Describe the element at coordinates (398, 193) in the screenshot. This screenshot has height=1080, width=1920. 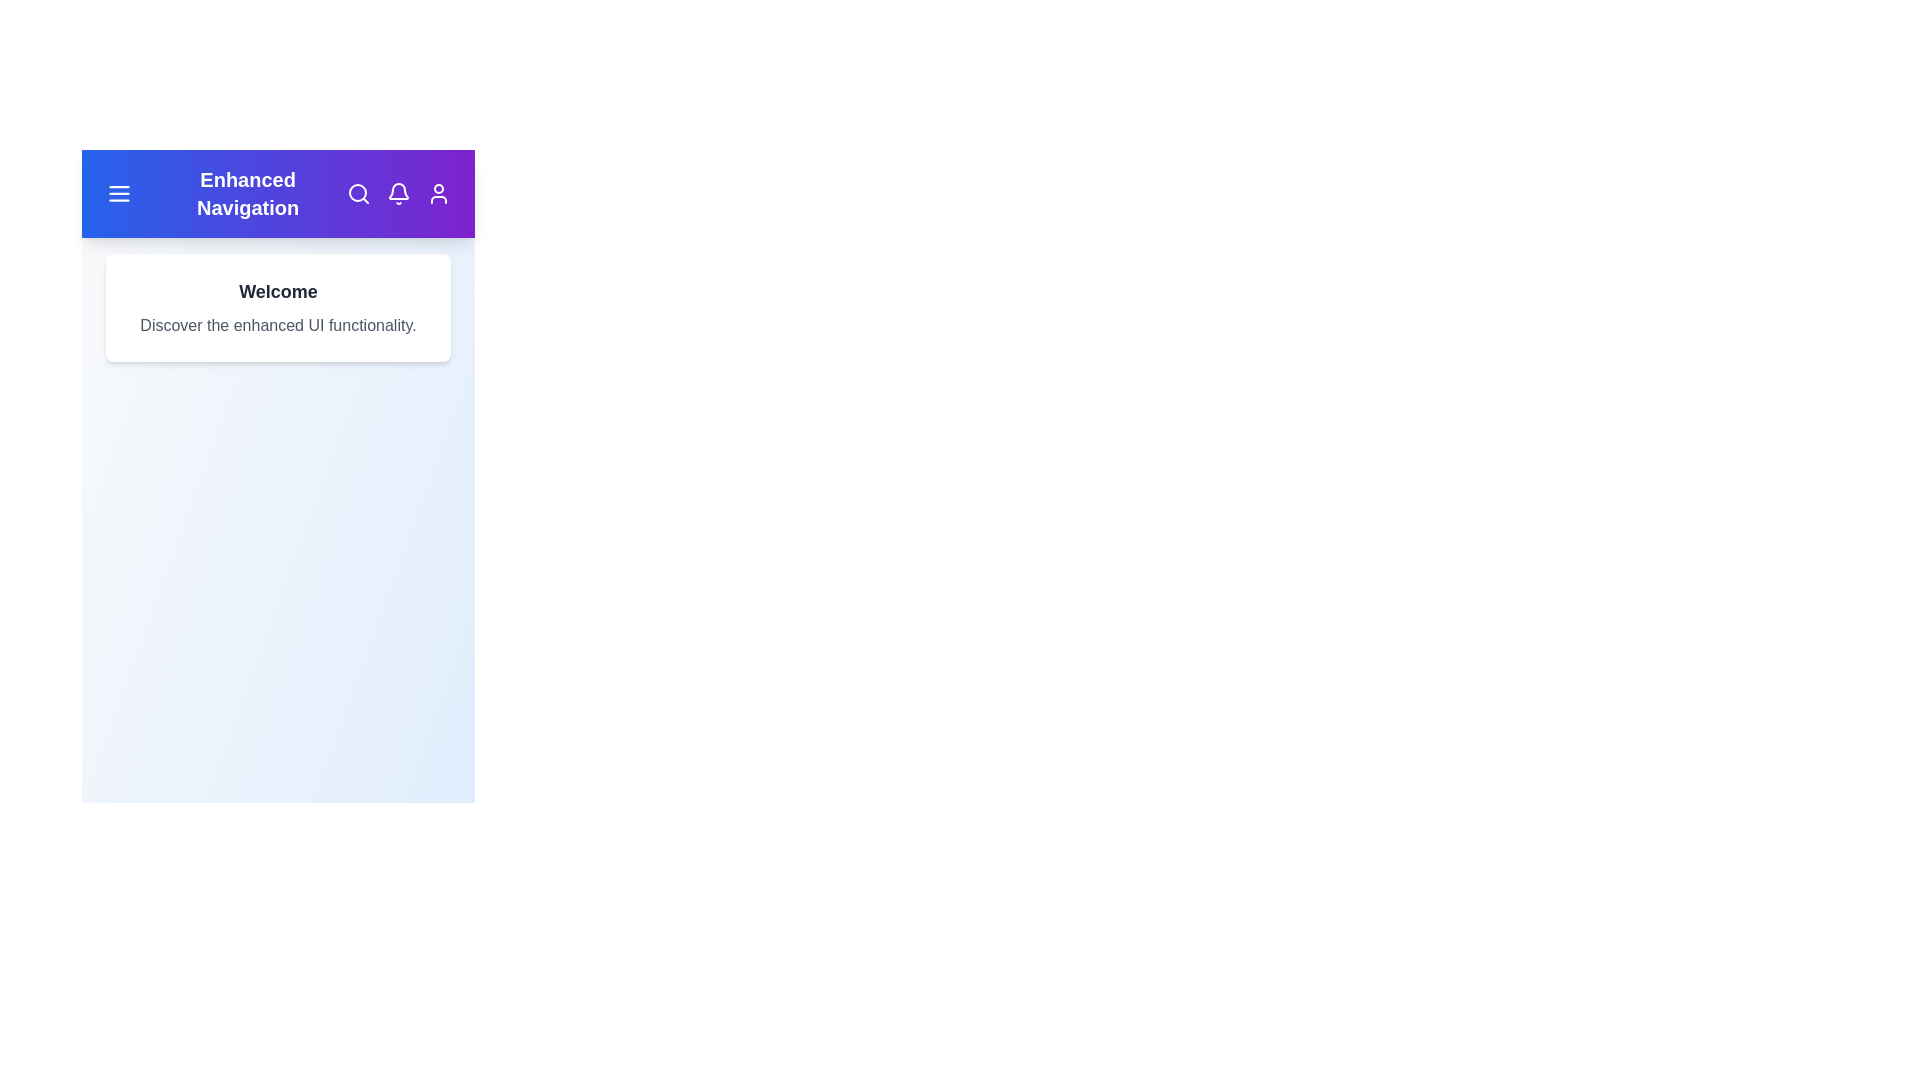
I see `the notification icon in the navigation bar` at that location.